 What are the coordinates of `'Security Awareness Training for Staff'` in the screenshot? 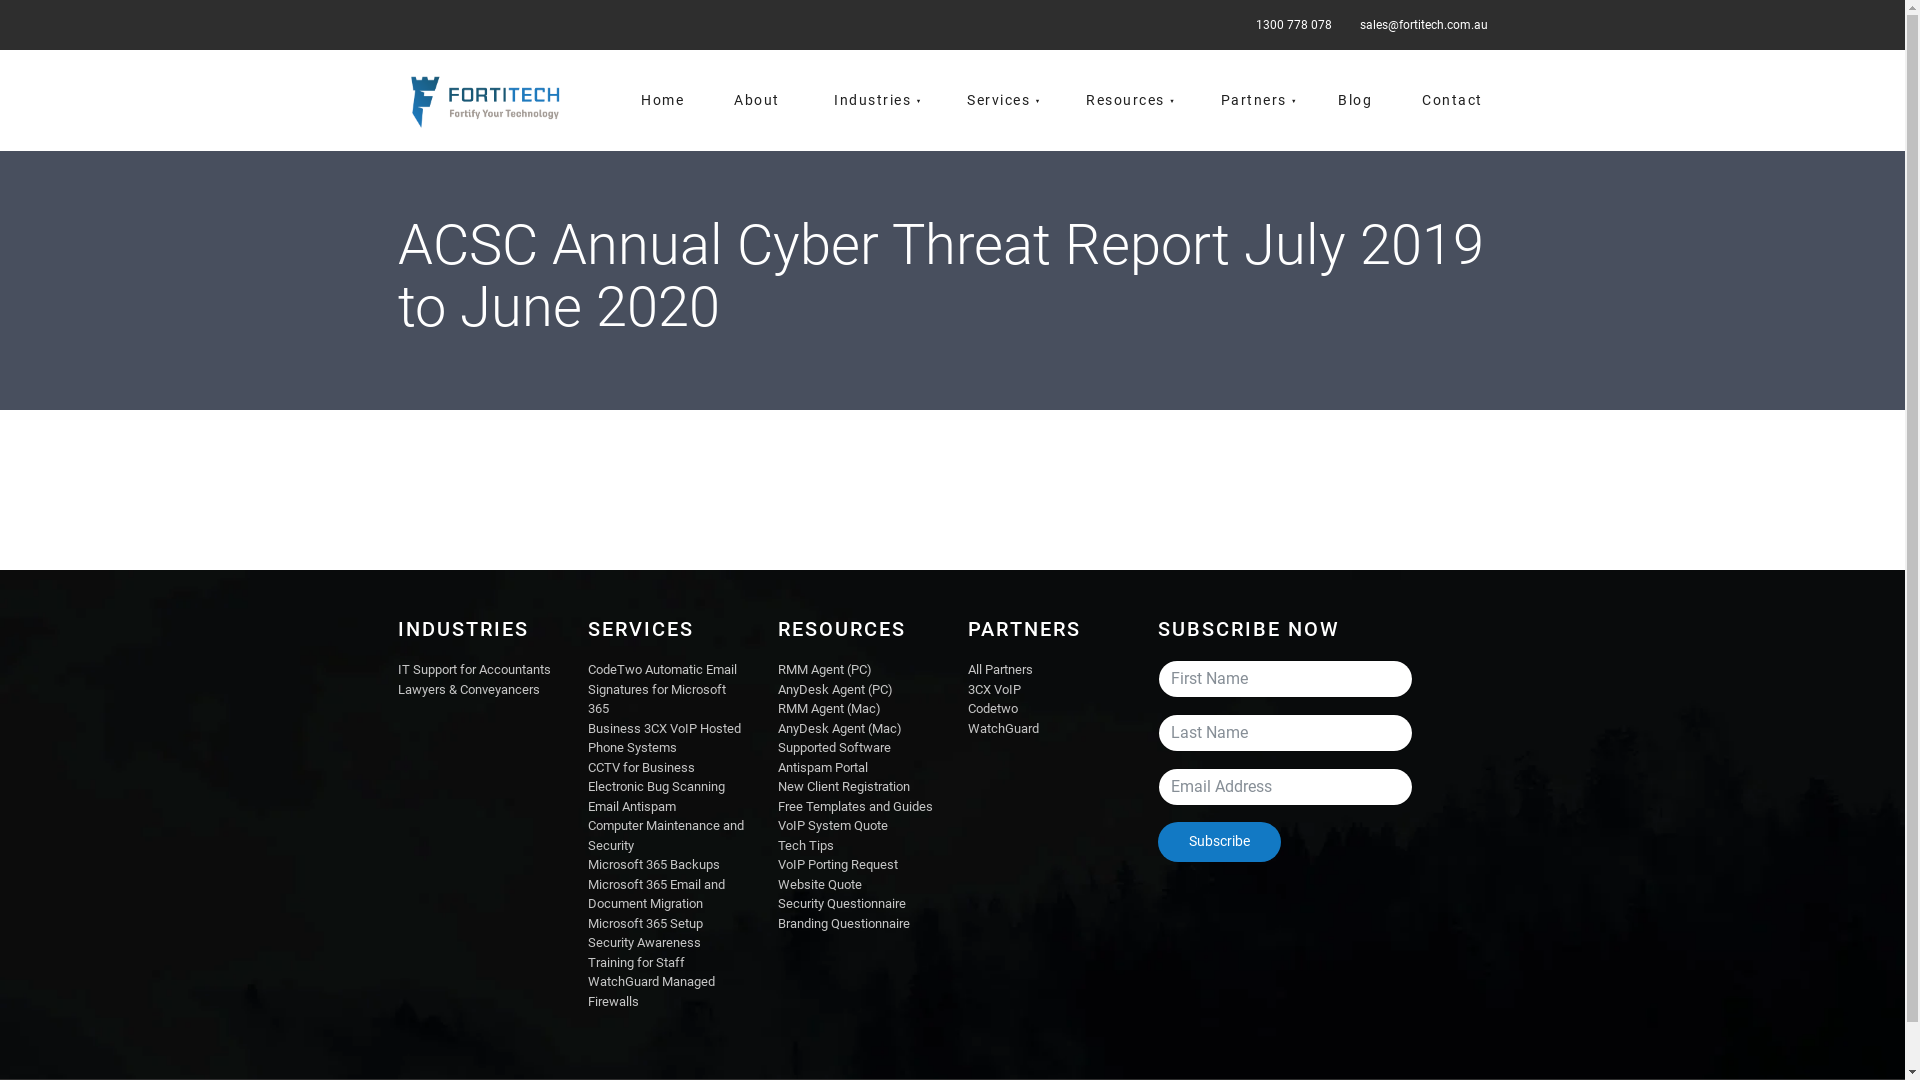 It's located at (644, 951).